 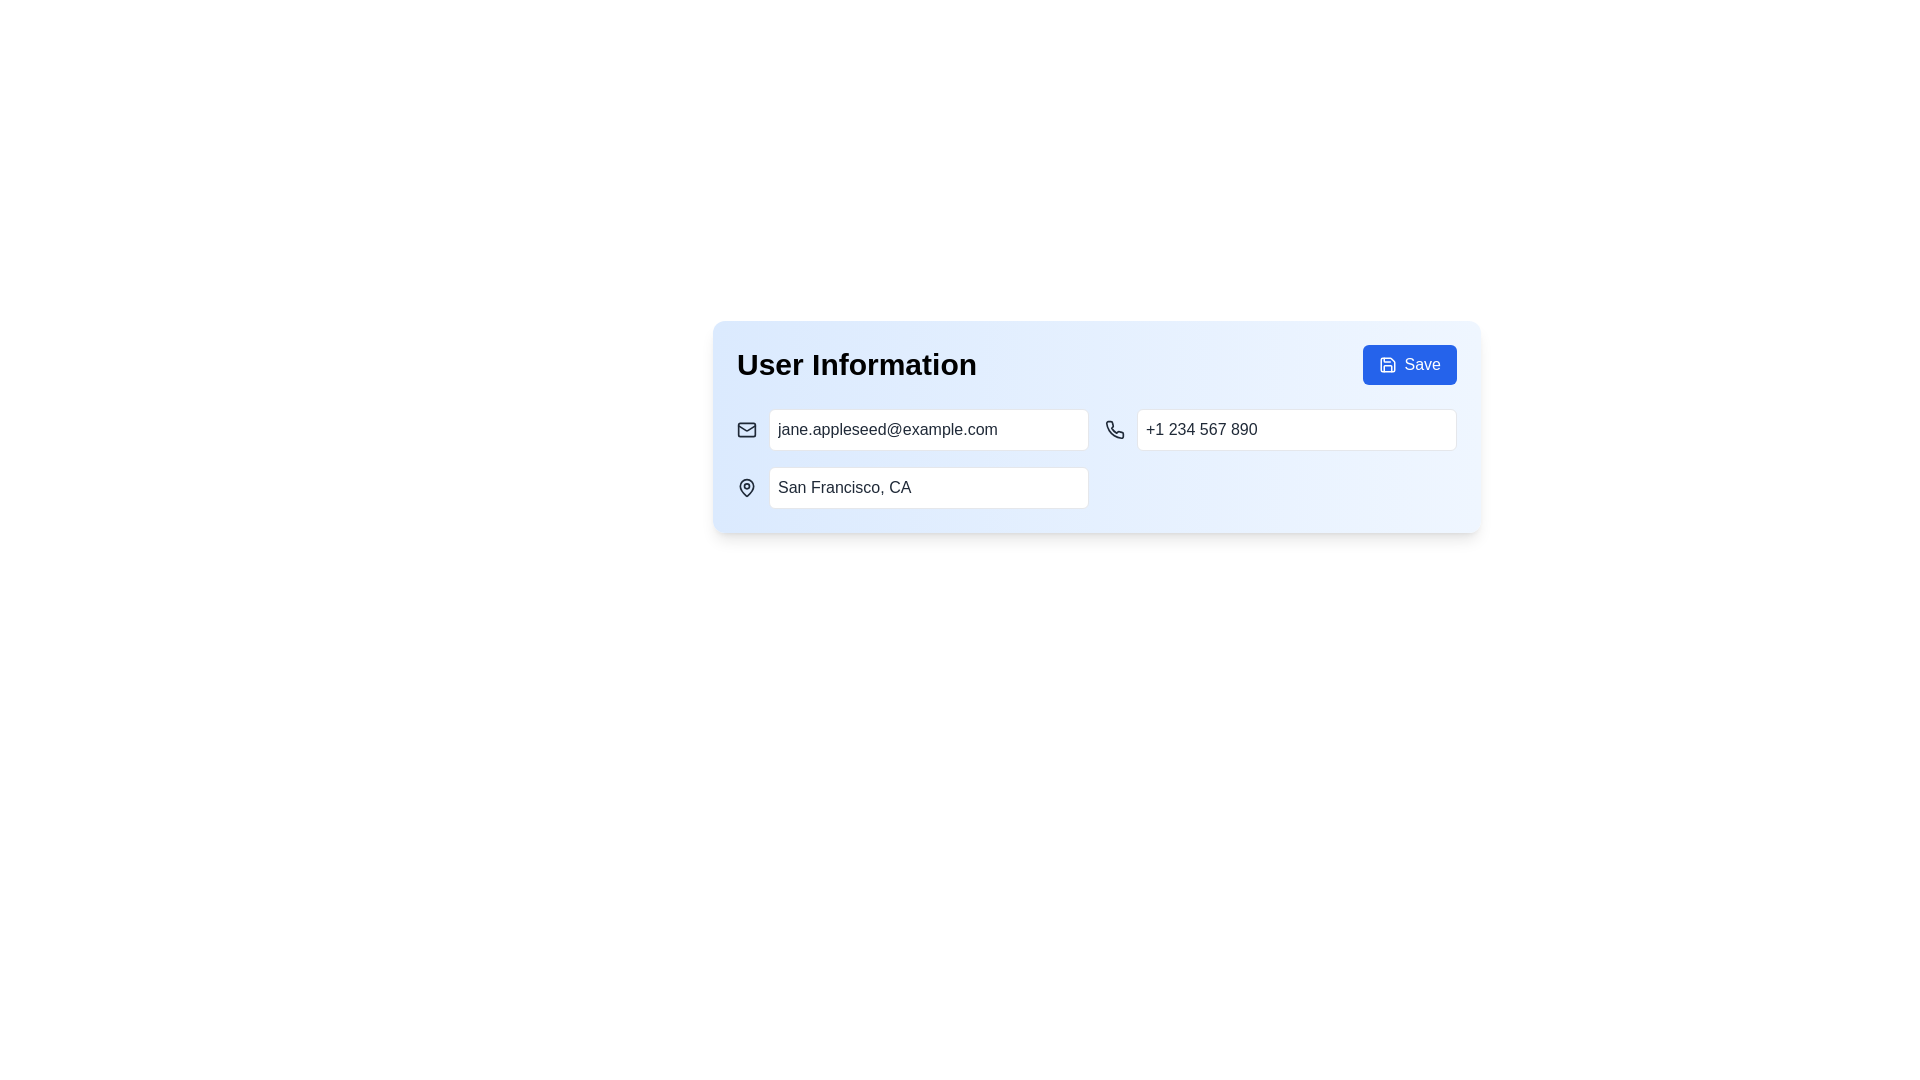 I want to click on the save icon, which is represented by an outlined folder with a downward-facing arrow, part of the 'Save' button in the top-right corner of the user information panel, so click(x=1386, y=365).